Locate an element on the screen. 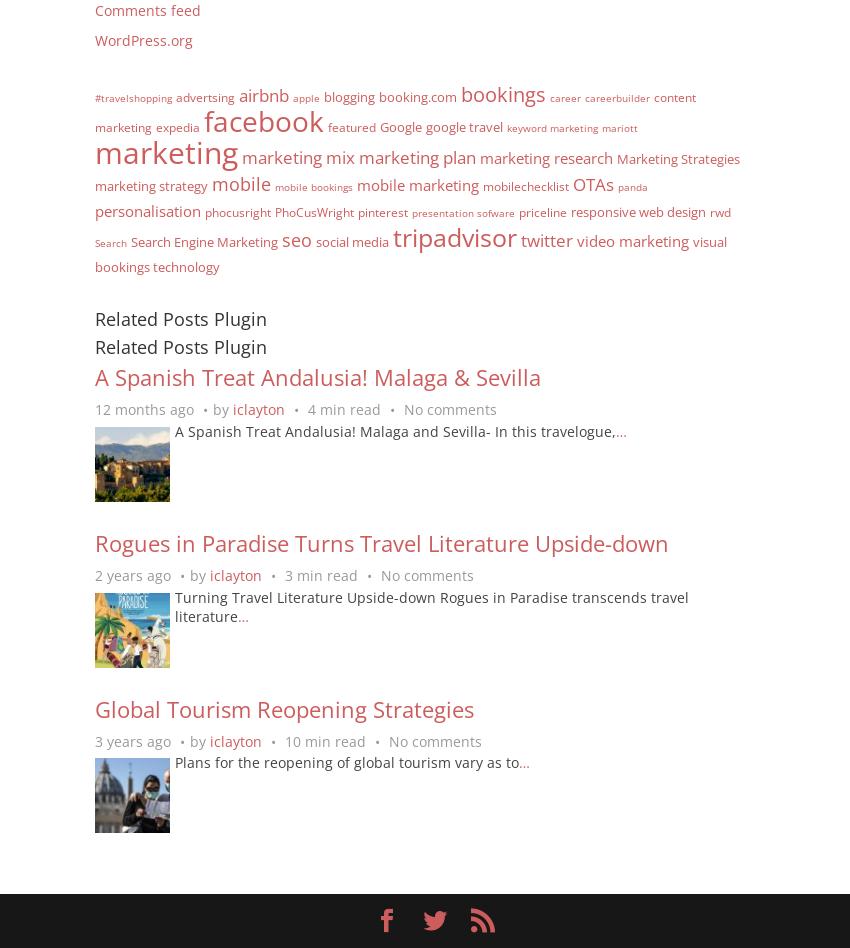 The width and height of the screenshot is (850, 948). 'marketing strategy' is located at coordinates (151, 183).